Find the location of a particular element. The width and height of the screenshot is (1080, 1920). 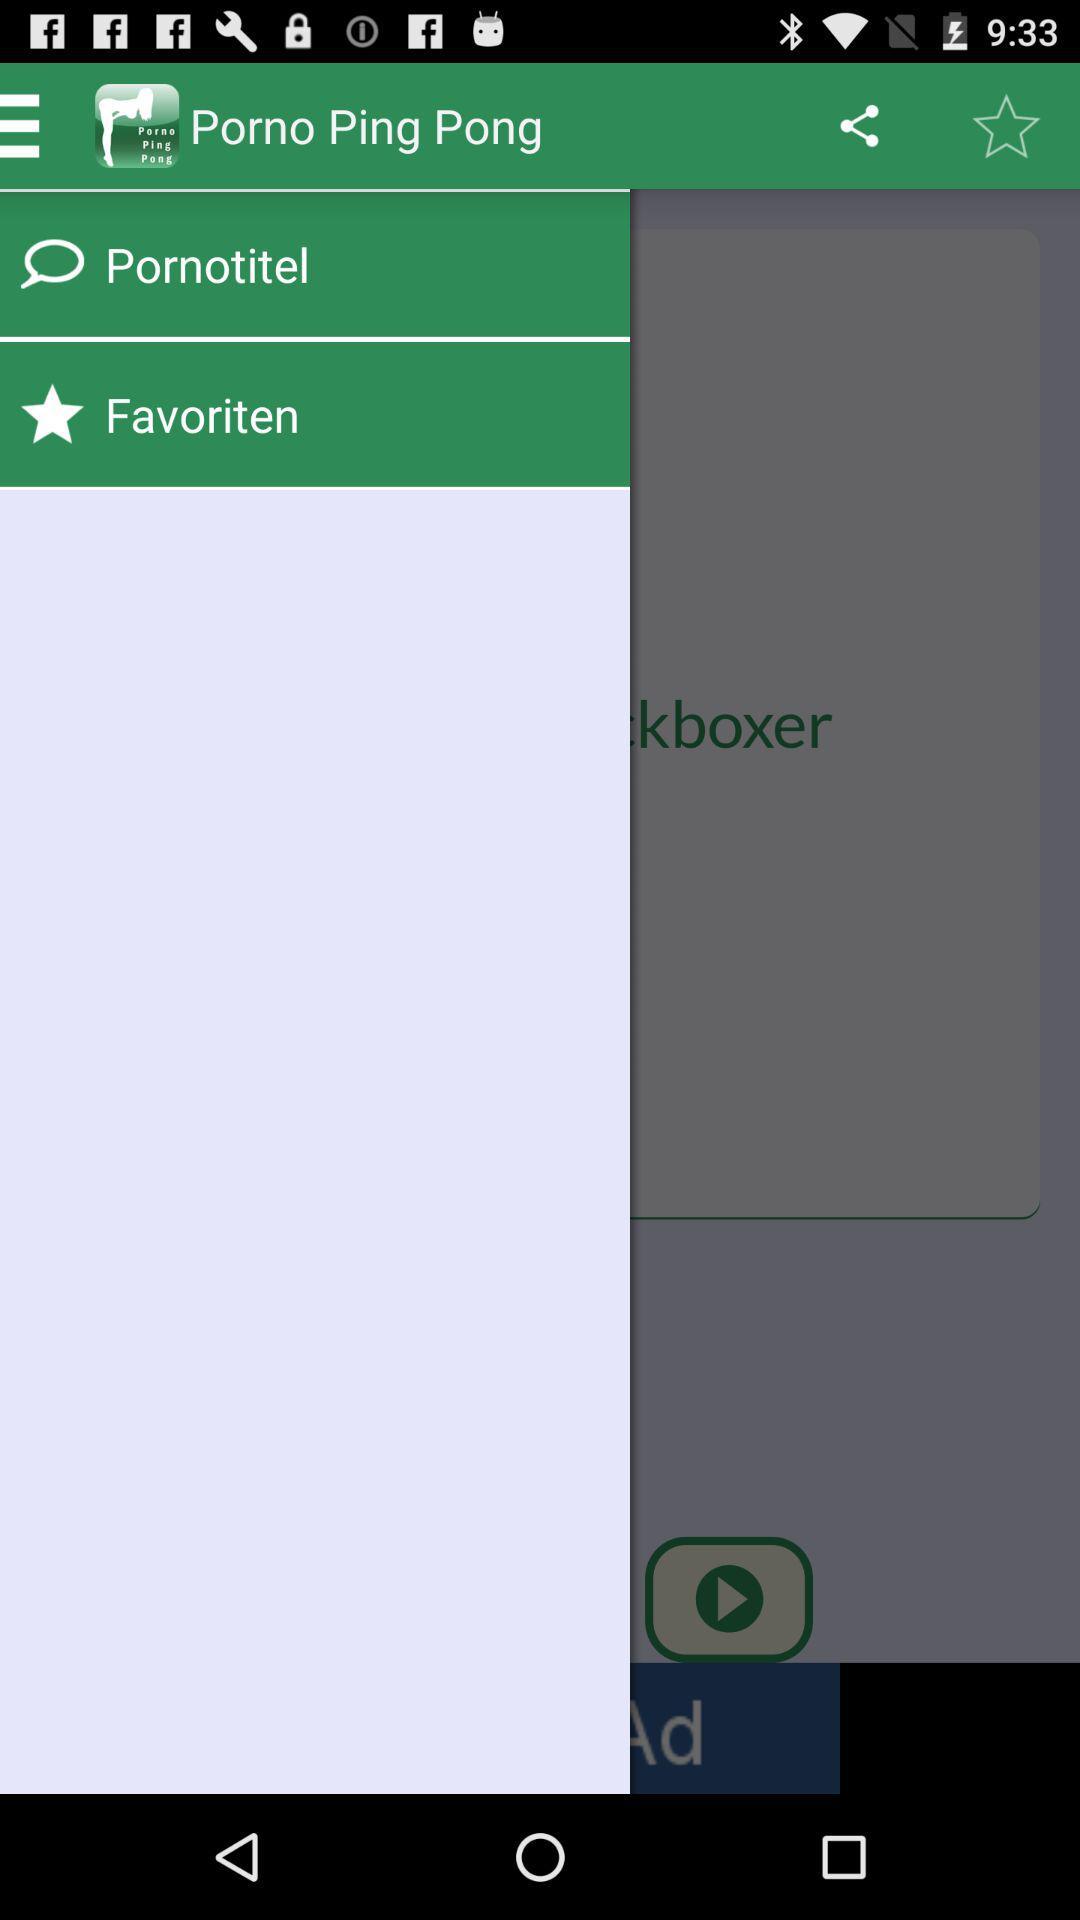

the icon on the right next to the button which which is on the top left corner of the web page is located at coordinates (136, 124).